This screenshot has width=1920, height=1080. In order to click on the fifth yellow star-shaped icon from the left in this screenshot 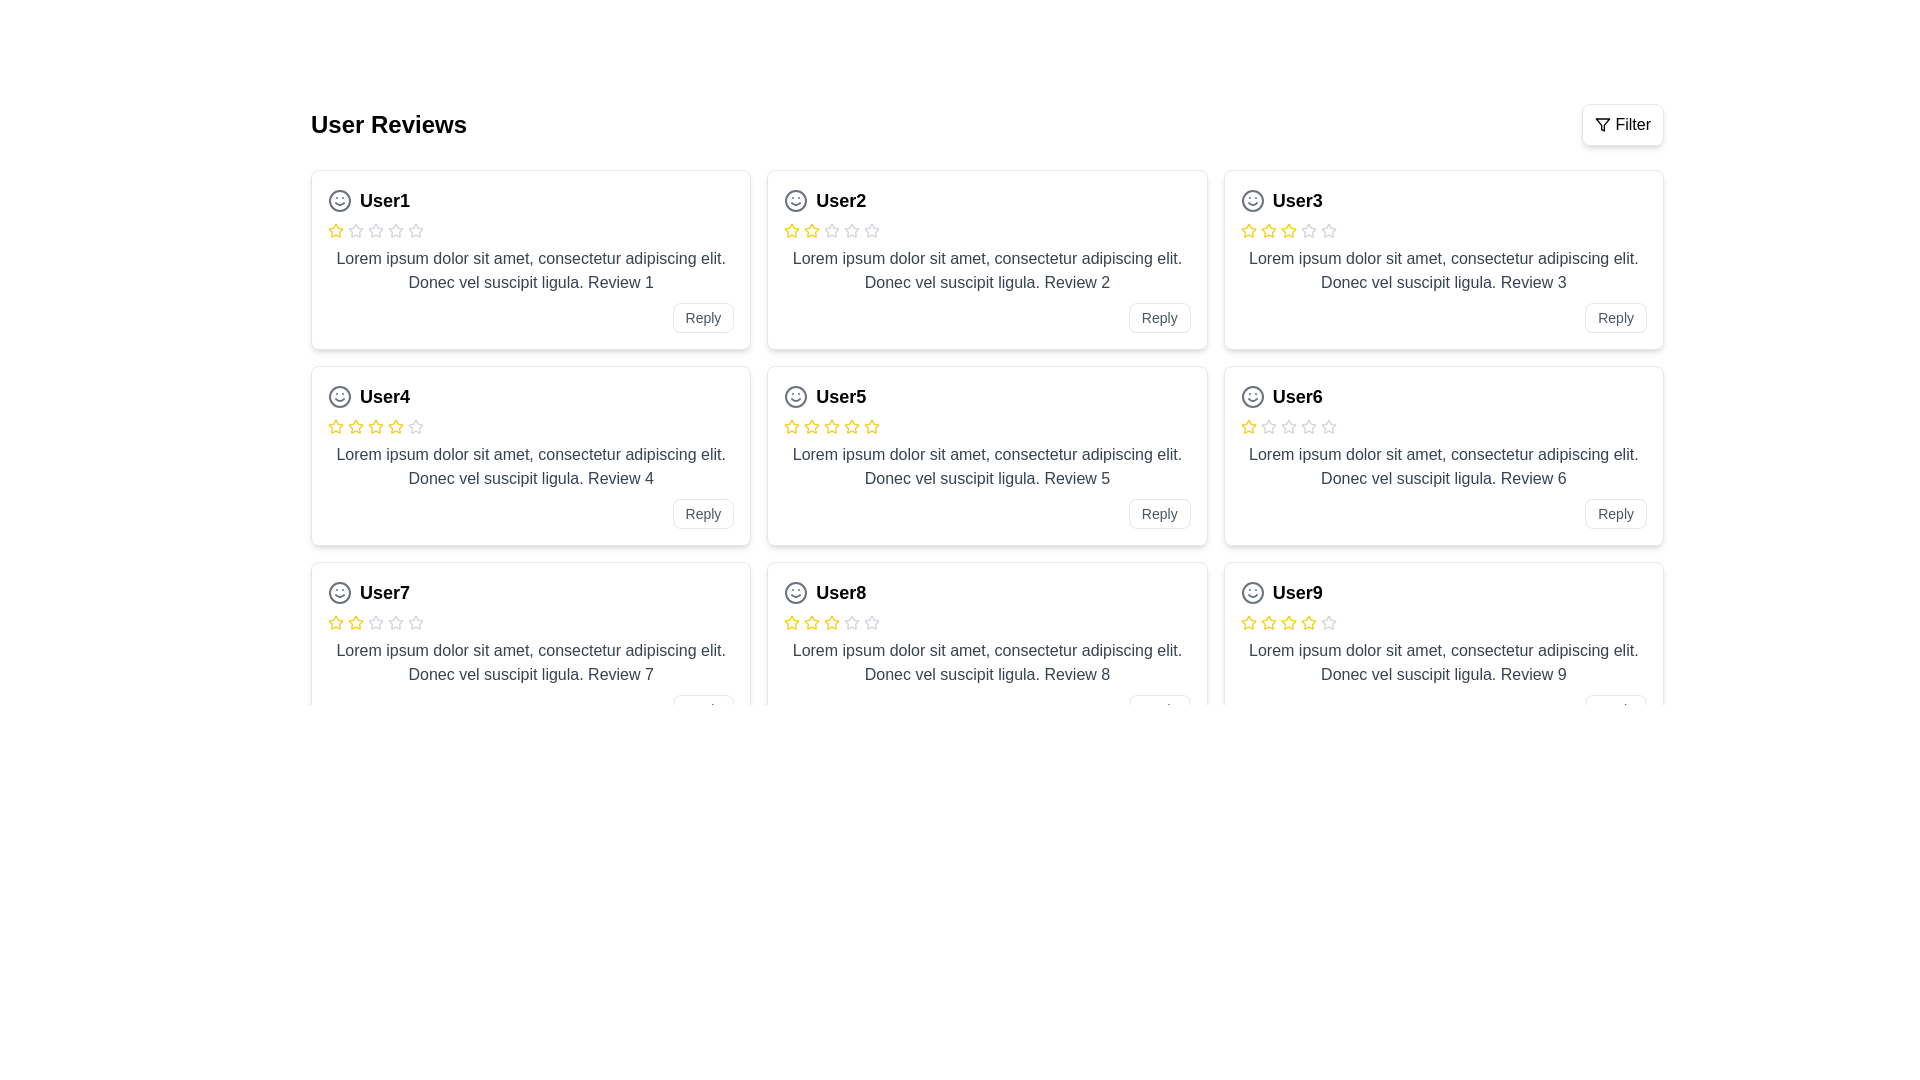, I will do `click(375, 426)`.